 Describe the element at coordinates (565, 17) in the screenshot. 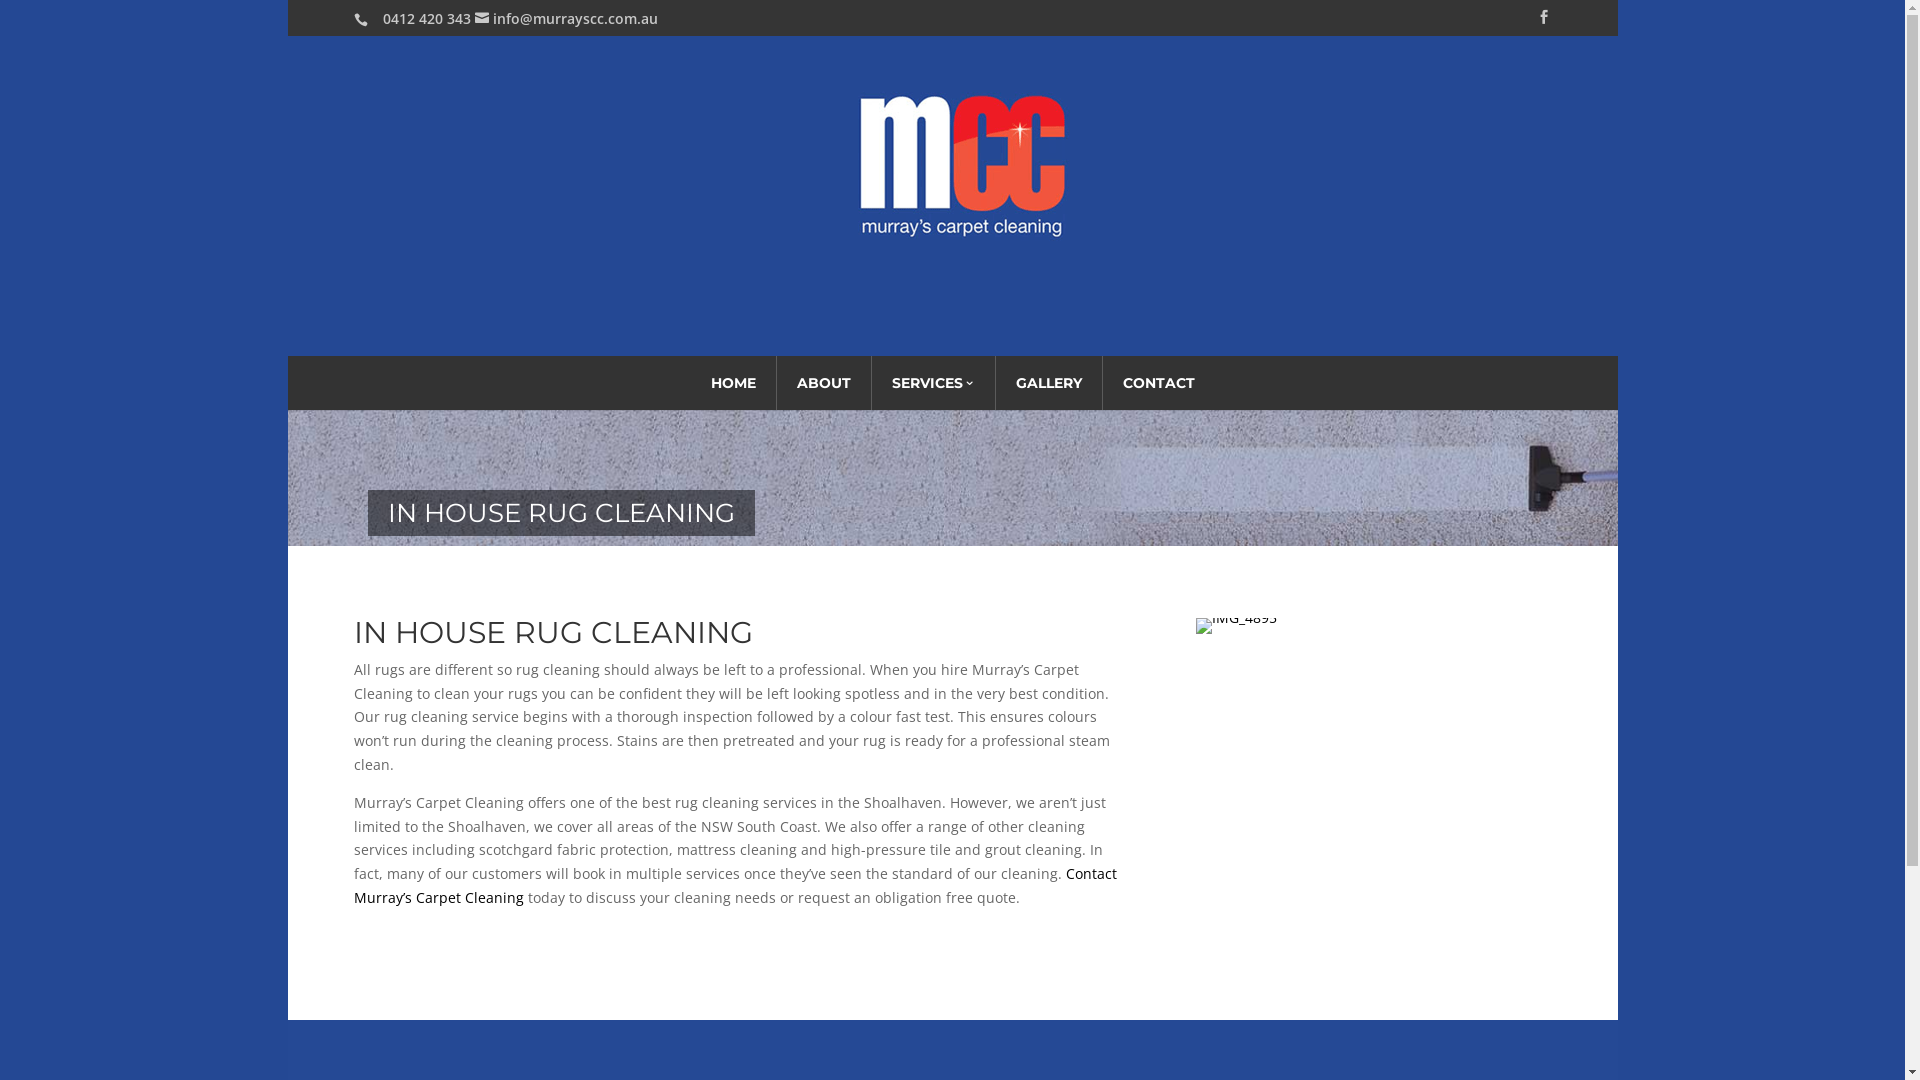

I see `'info@murrayscc.com.au'` at that location.